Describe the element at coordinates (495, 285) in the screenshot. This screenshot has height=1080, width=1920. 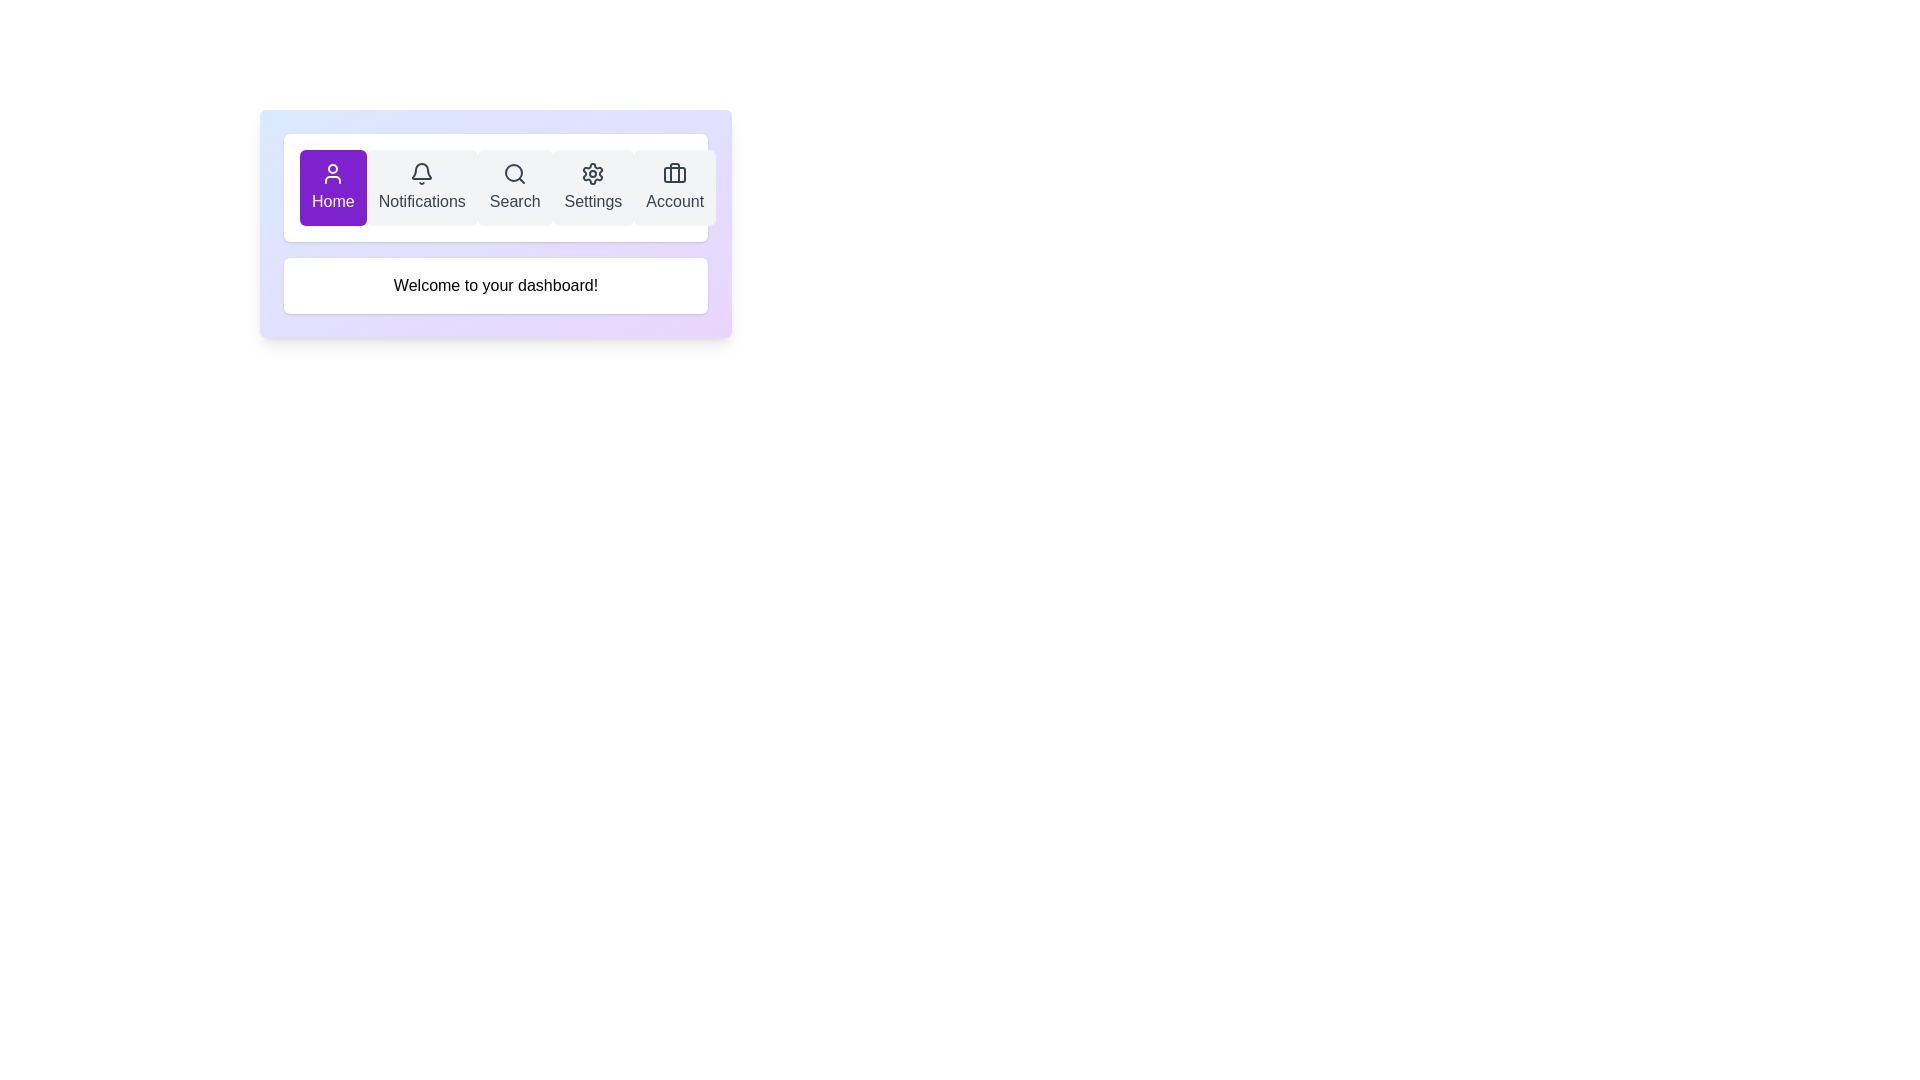
I see `the static text block displaying 'Welcome to your dashboard!' which is centrally aligned beneath the navigation bar` at that location.